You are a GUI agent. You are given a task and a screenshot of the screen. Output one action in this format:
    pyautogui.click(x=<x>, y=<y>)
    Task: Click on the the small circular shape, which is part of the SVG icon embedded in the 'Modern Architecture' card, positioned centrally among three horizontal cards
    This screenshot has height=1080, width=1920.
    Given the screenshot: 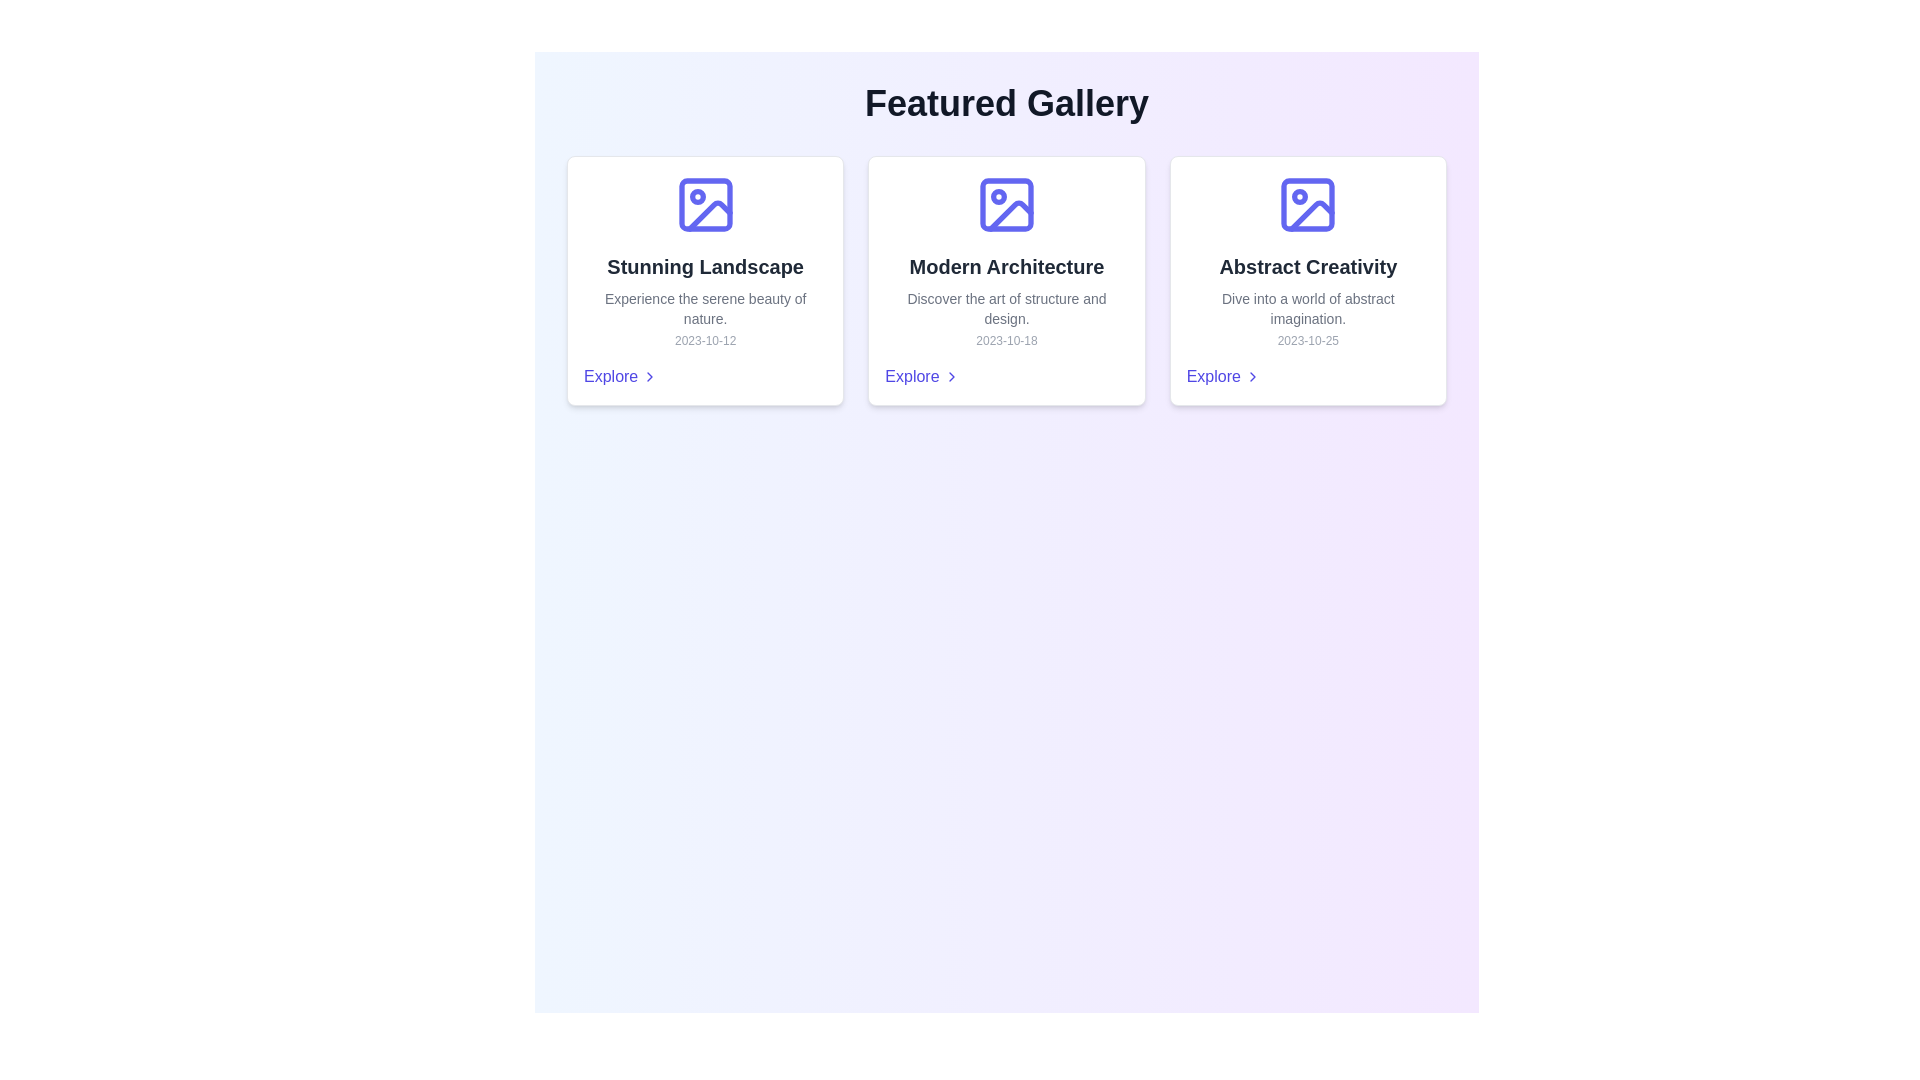 What is the action you would take?
    pyautogui.click(x=998, y=196)
    